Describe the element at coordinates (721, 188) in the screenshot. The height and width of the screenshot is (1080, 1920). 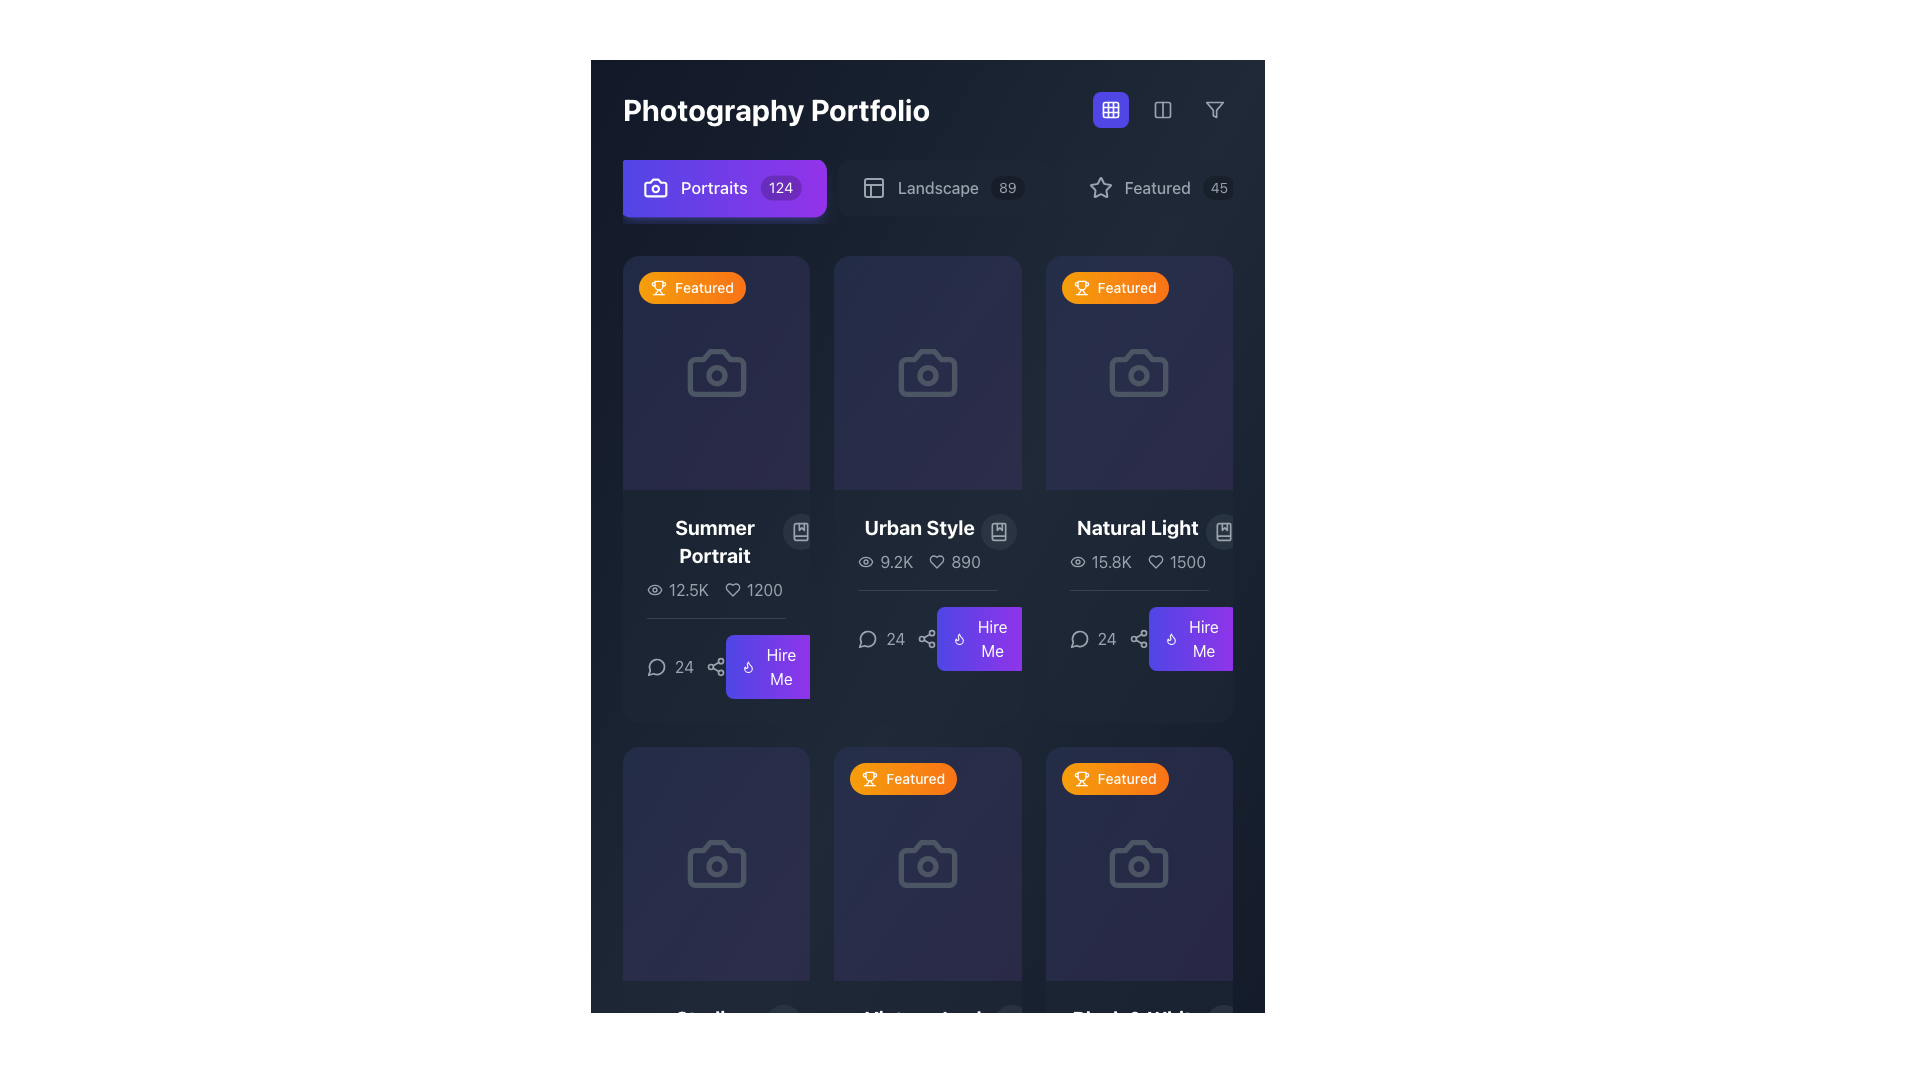
I see `the 'Portraits' button, which is the first button in a horizontal list with a gradient background and a camera icon, to filter the content` at that location.